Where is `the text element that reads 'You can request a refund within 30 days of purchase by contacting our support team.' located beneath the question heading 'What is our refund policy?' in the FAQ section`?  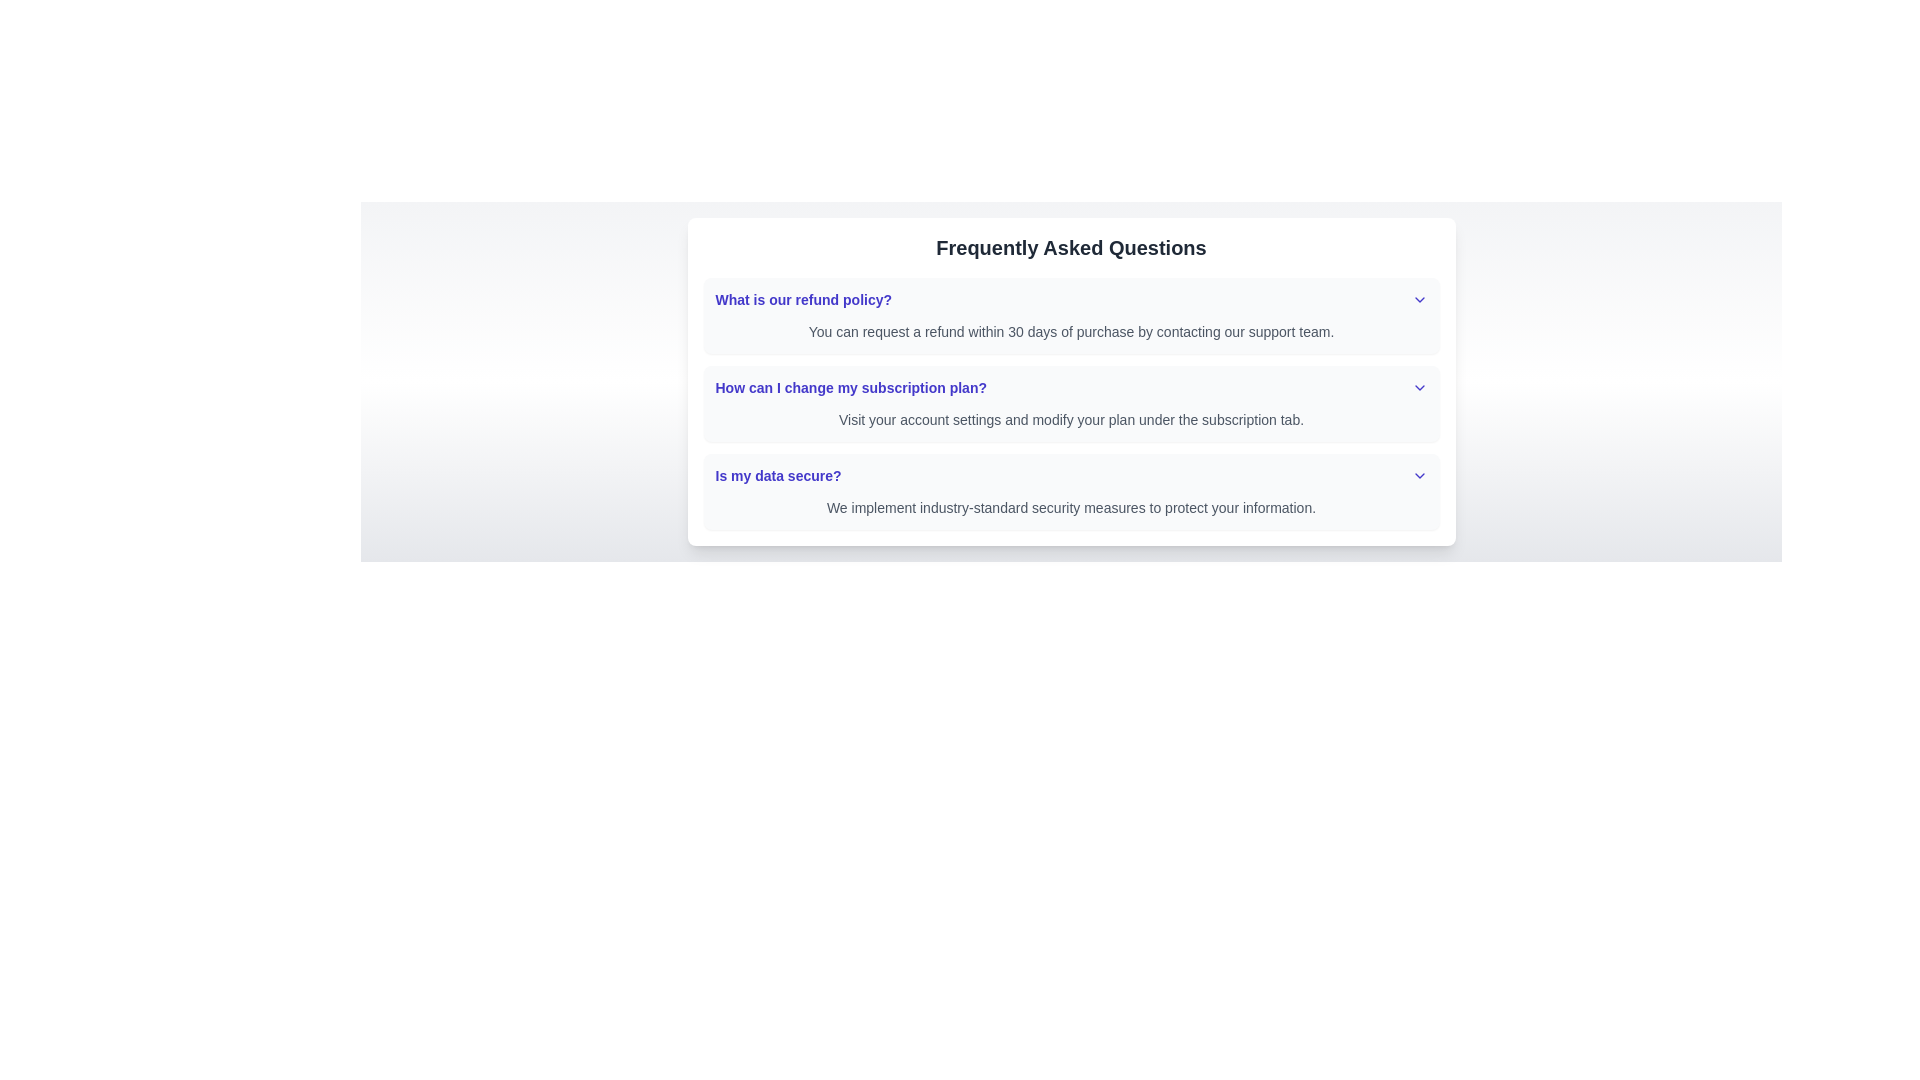 the text element that reads 'You can request a refund within 30 days of purchase by contacting our support team.' located beneath the question heading 'What is our refund policy?' in the FAQ section is located at coordinates (1070, 330).